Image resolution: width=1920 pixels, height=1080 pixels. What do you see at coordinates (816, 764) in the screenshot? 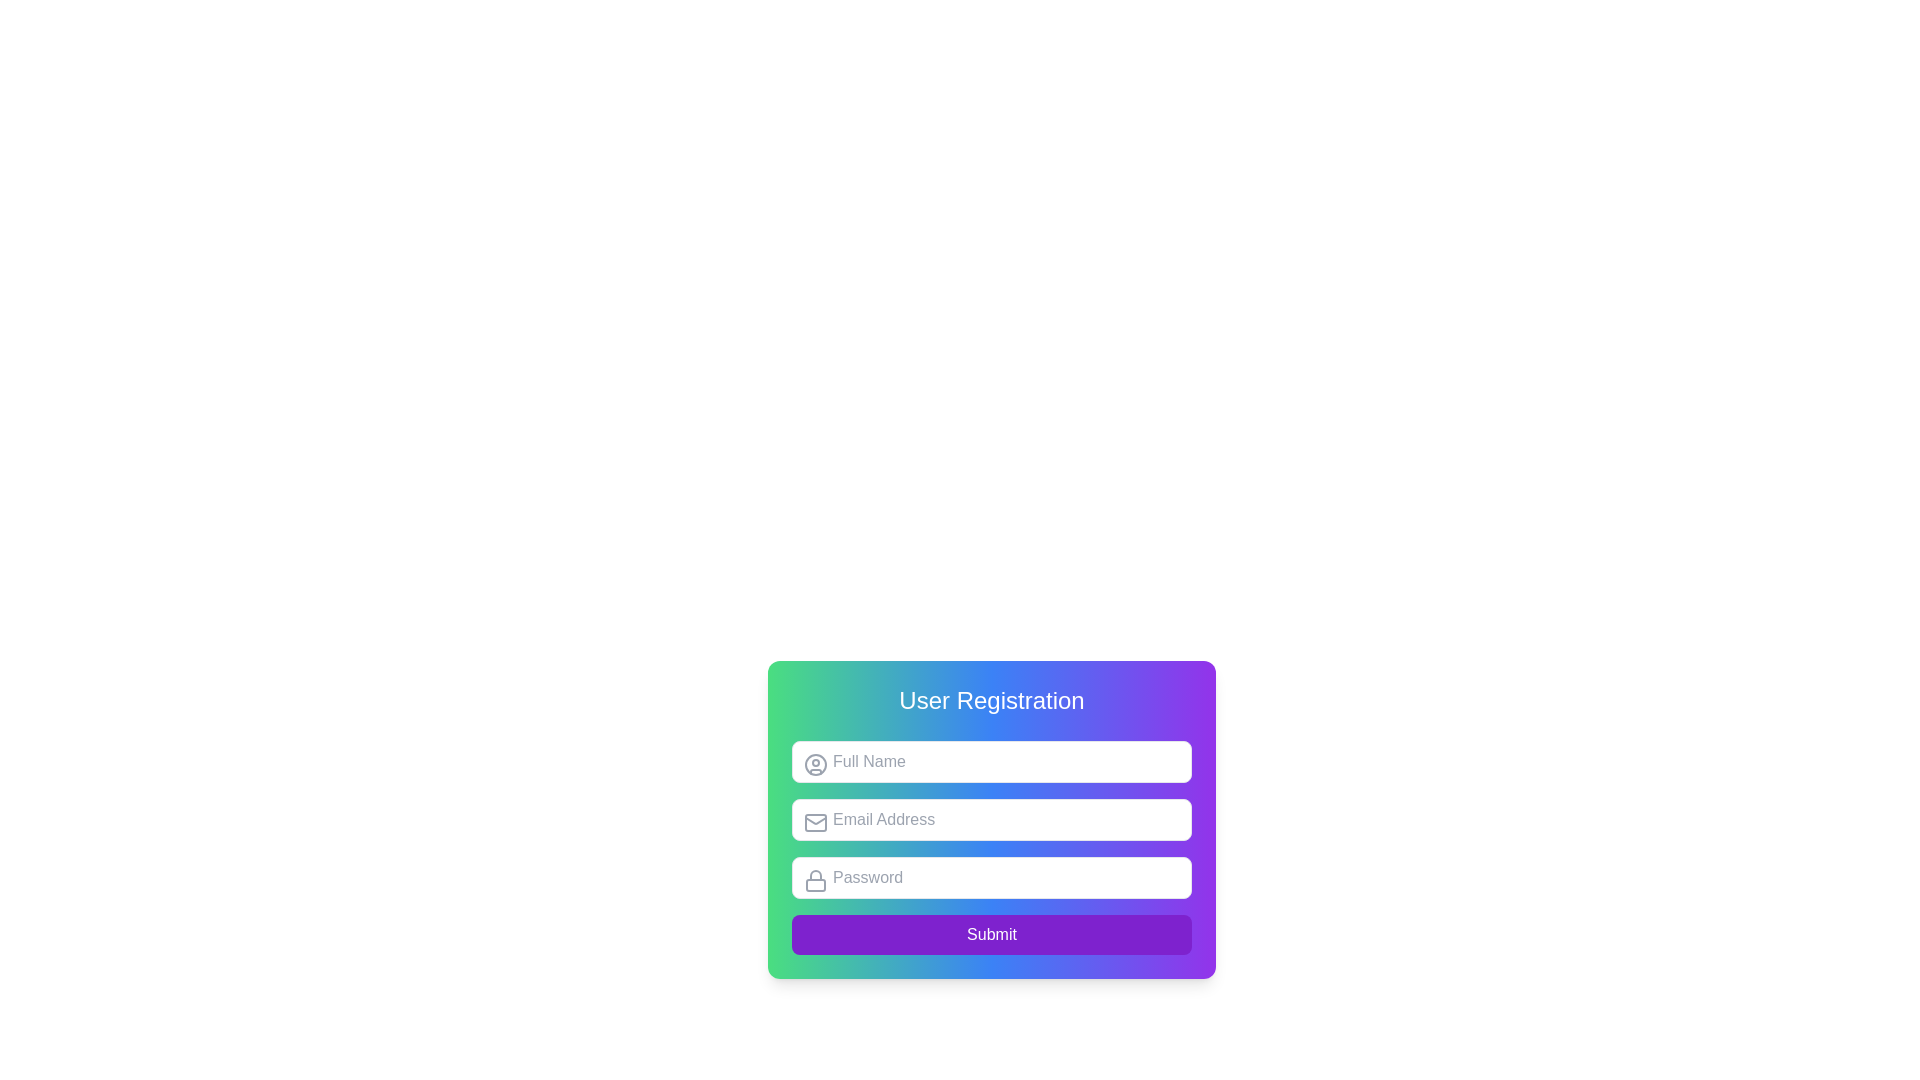
I see `the user avatar icon, which is the outermost circle within the SVG graphic located to the left of the 'Full Name' input field` at bounding box center [816, 764].